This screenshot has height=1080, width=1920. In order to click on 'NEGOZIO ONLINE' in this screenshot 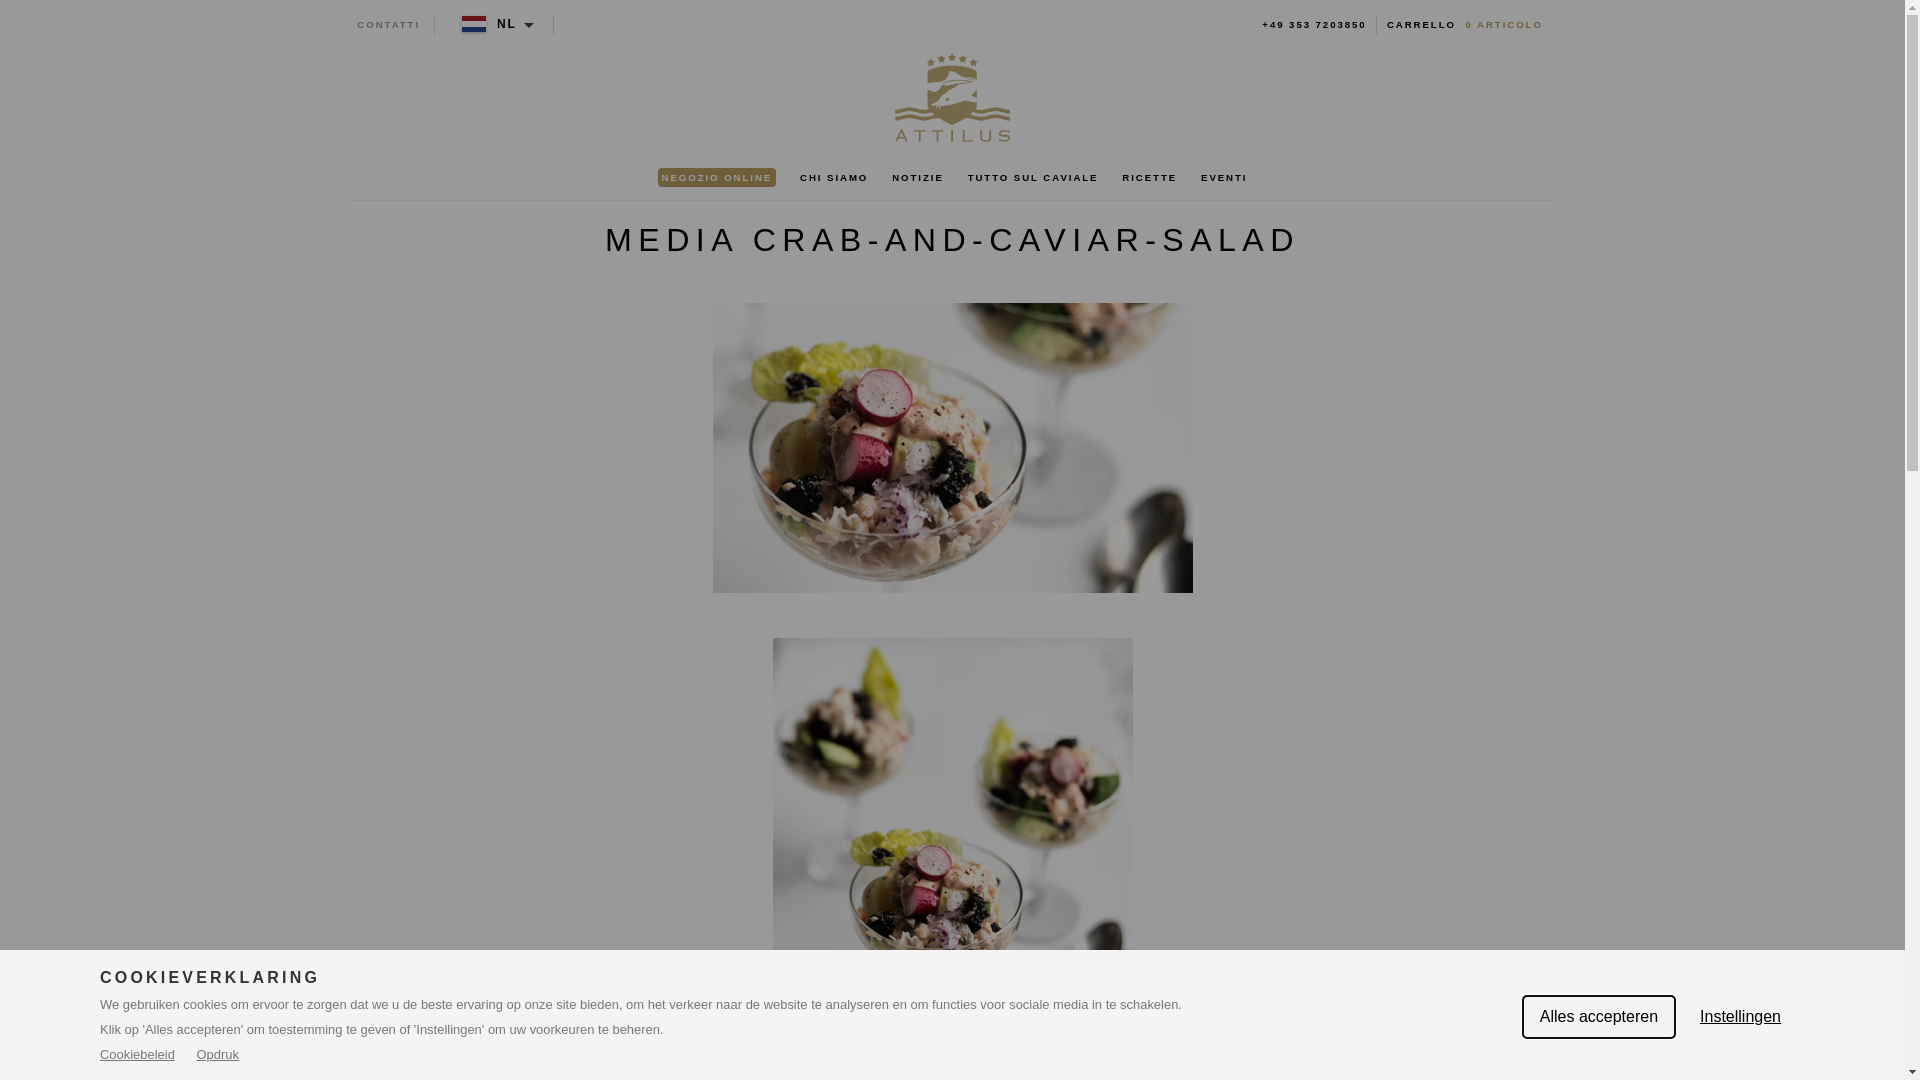, I will do `click(716, 177)`.